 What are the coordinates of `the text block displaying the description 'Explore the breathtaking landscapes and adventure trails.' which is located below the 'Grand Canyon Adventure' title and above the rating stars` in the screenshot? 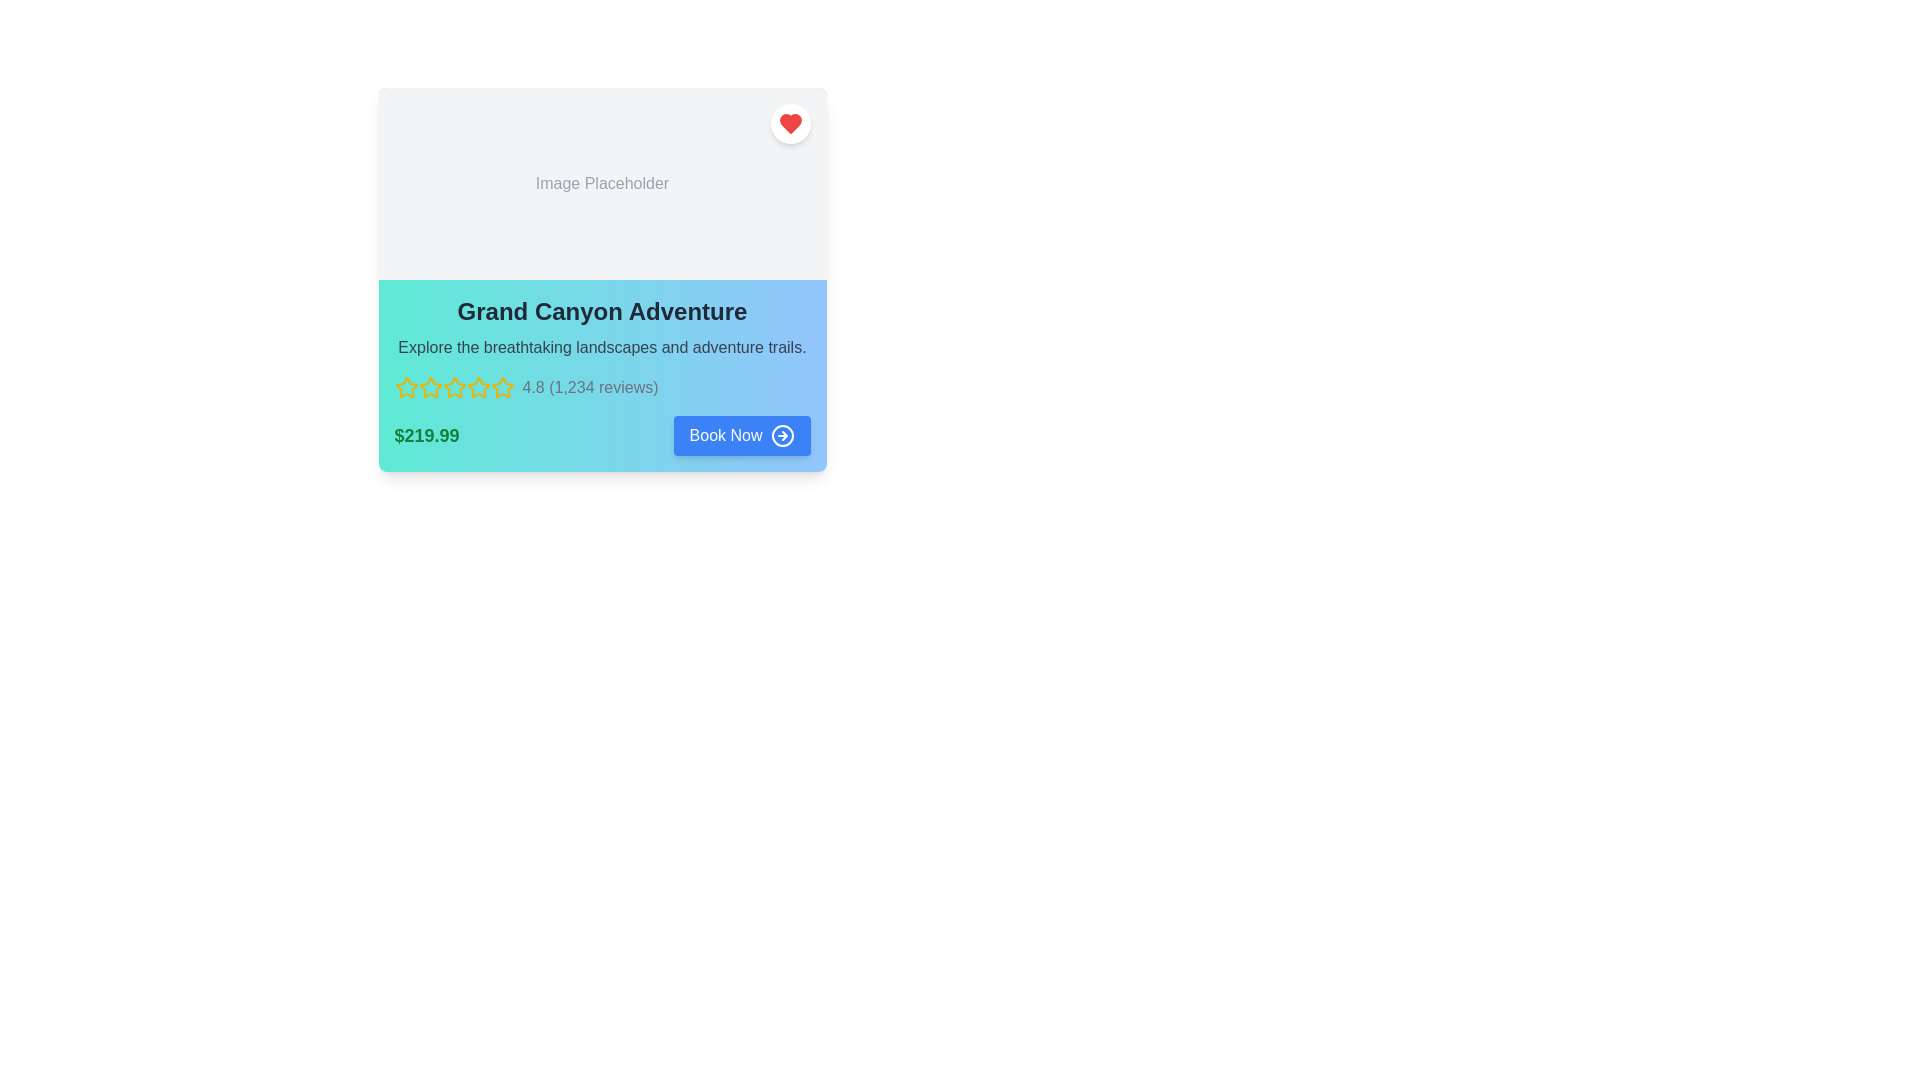 It's located at (601, 346).